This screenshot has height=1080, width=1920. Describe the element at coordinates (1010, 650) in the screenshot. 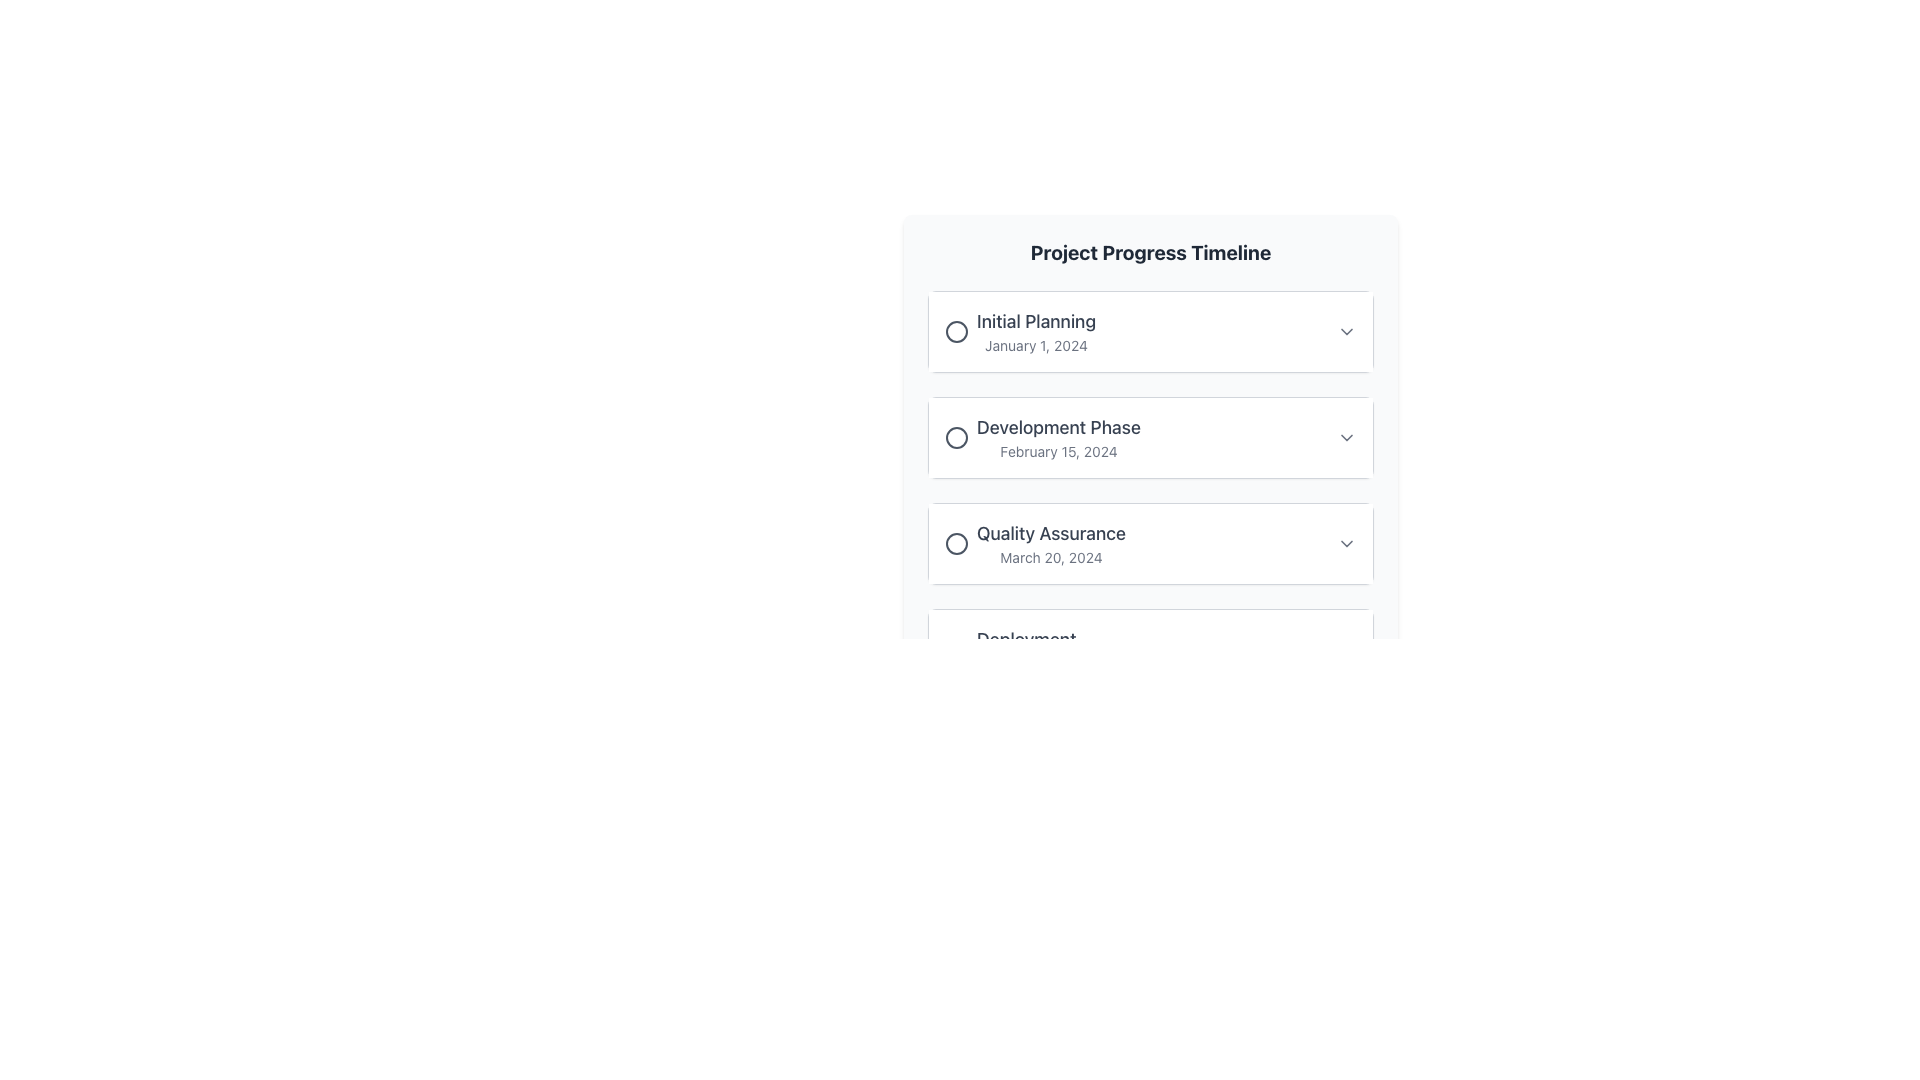

I see `the Text Display Group that shows the title 'Deployment' and the date 'April 1, 2024', positioned at the bottom of the timeline elements` at that location.